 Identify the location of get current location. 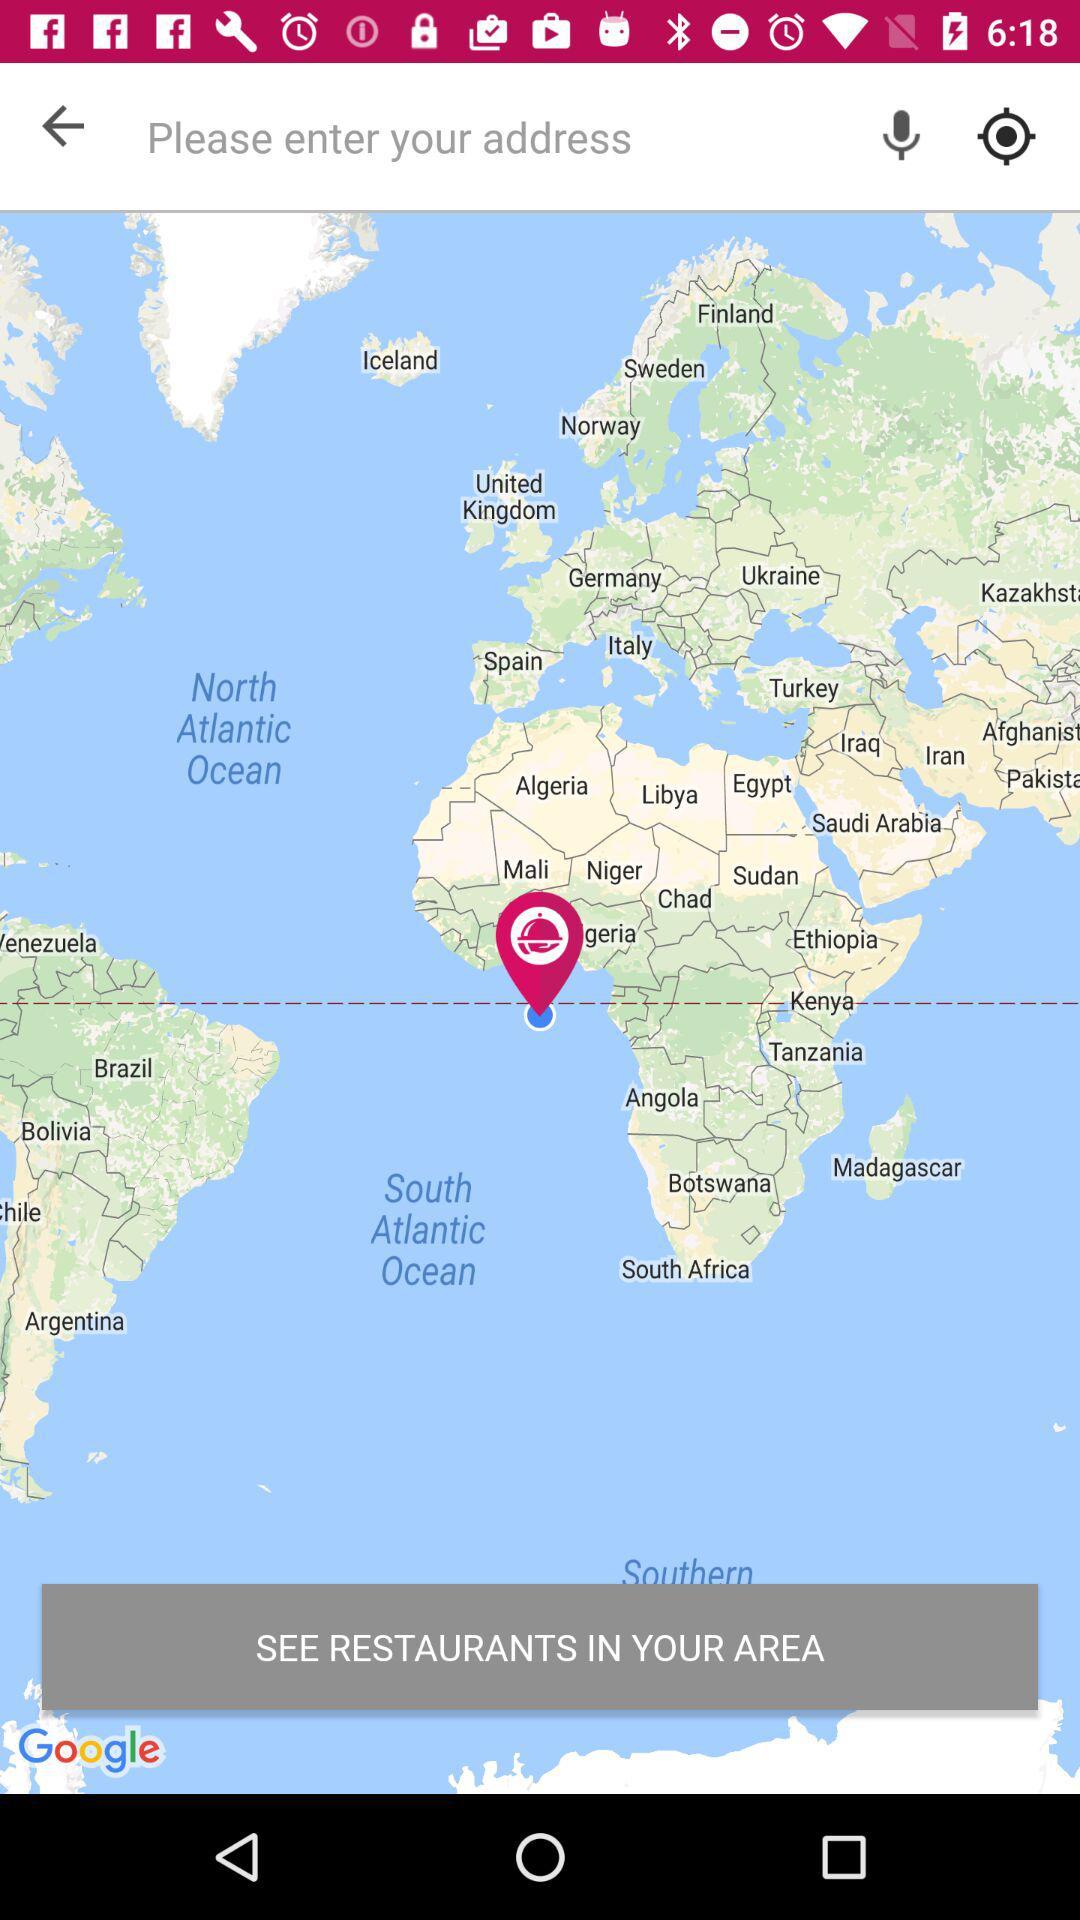
(1006, 135).